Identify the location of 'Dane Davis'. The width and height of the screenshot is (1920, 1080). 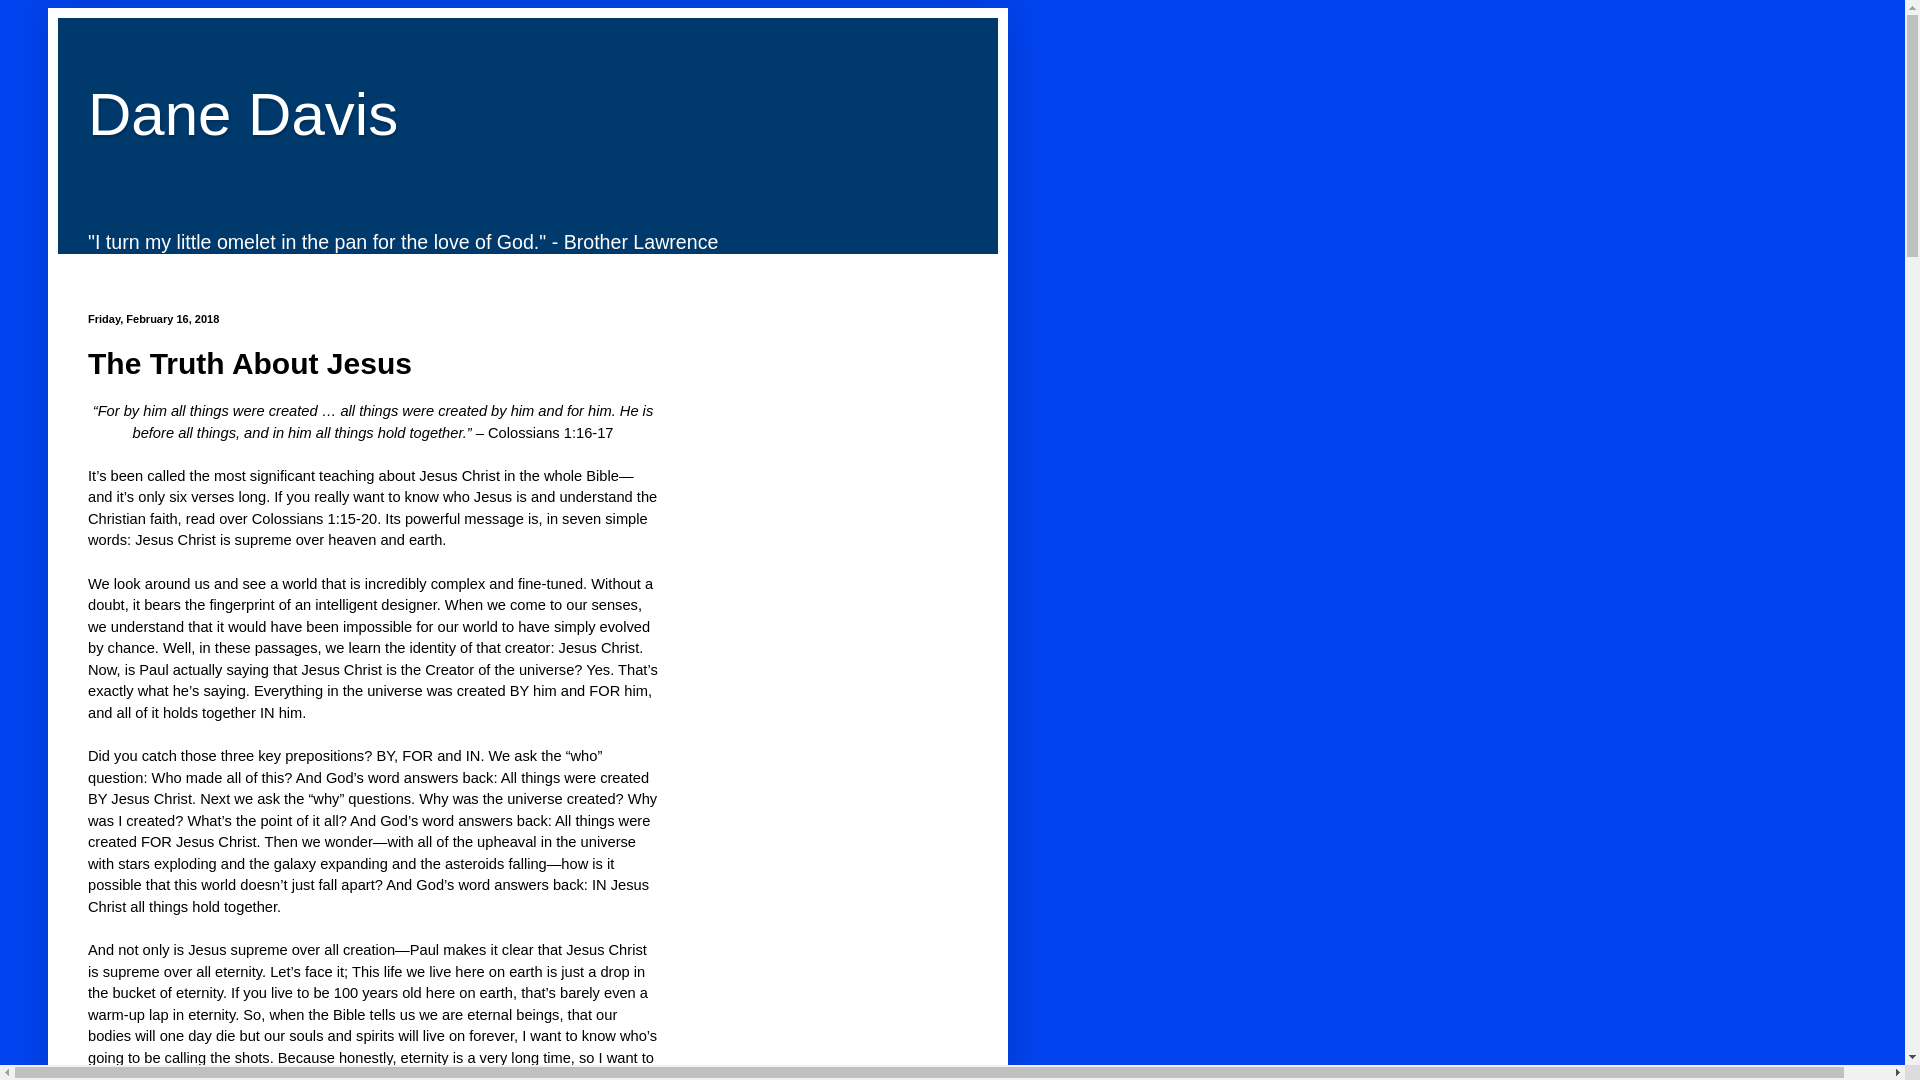
(242, 114).